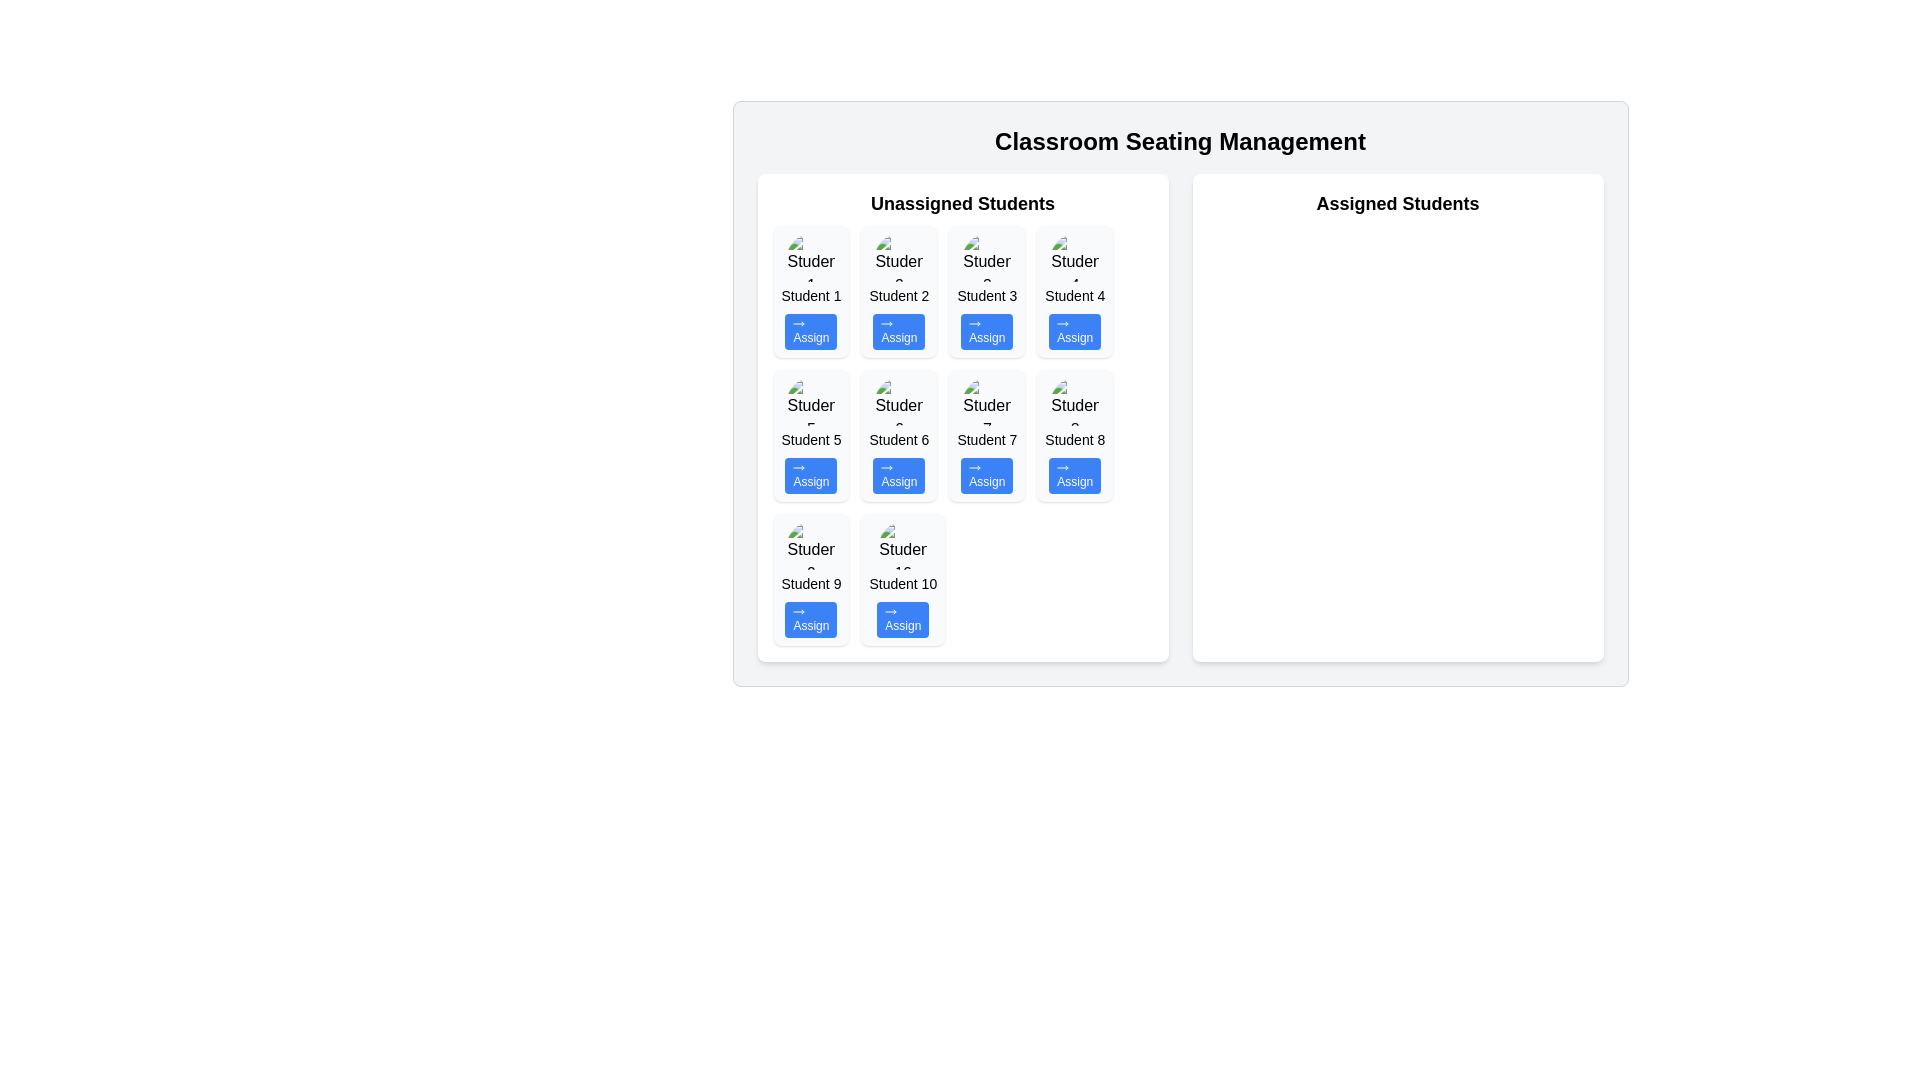 The image size is (1920, 1080). Describe the element at coordinates (811, 330) in the screenshot. I see `the blue 'Assign' button with rounded corners located below 'Student 1' in the 'Unassigned Students' grid for keyboard navigation` at that location.